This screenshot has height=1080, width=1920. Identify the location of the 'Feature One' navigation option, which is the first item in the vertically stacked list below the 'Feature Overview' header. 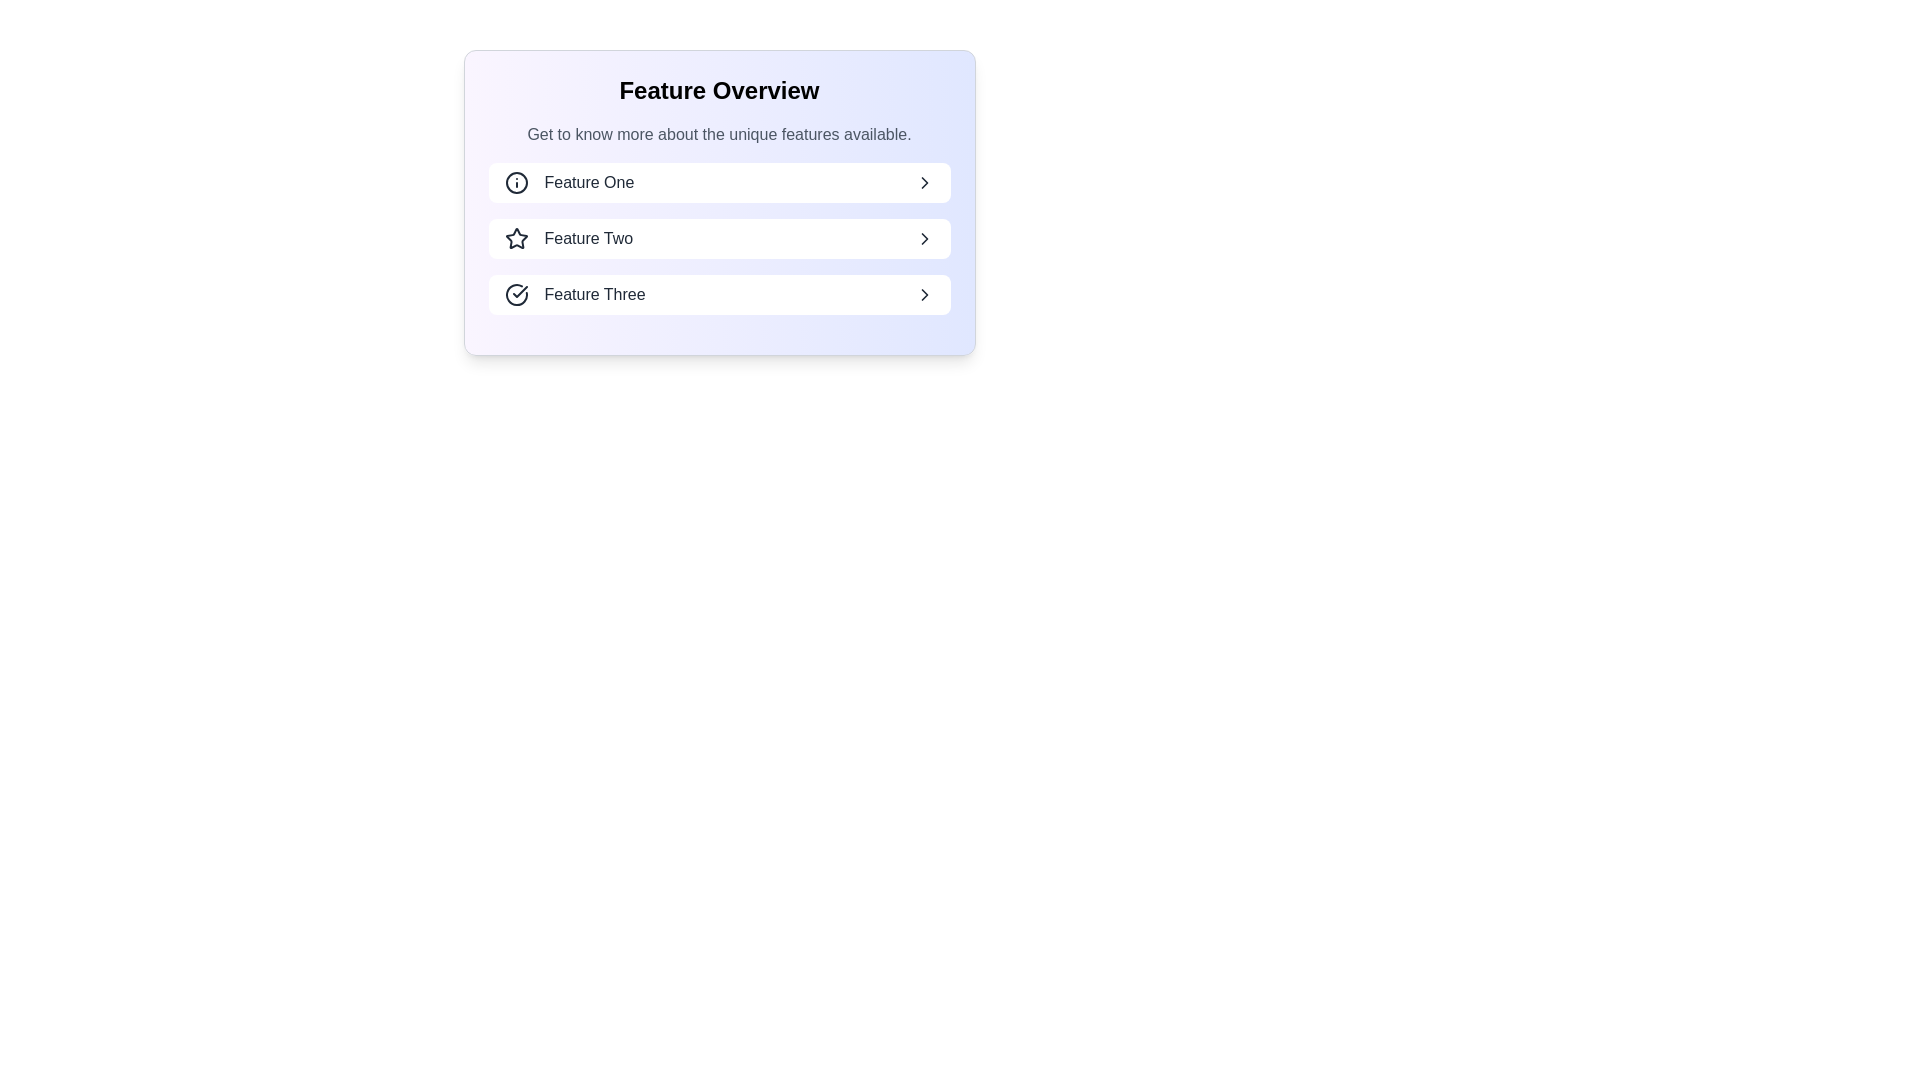
(568, 182).